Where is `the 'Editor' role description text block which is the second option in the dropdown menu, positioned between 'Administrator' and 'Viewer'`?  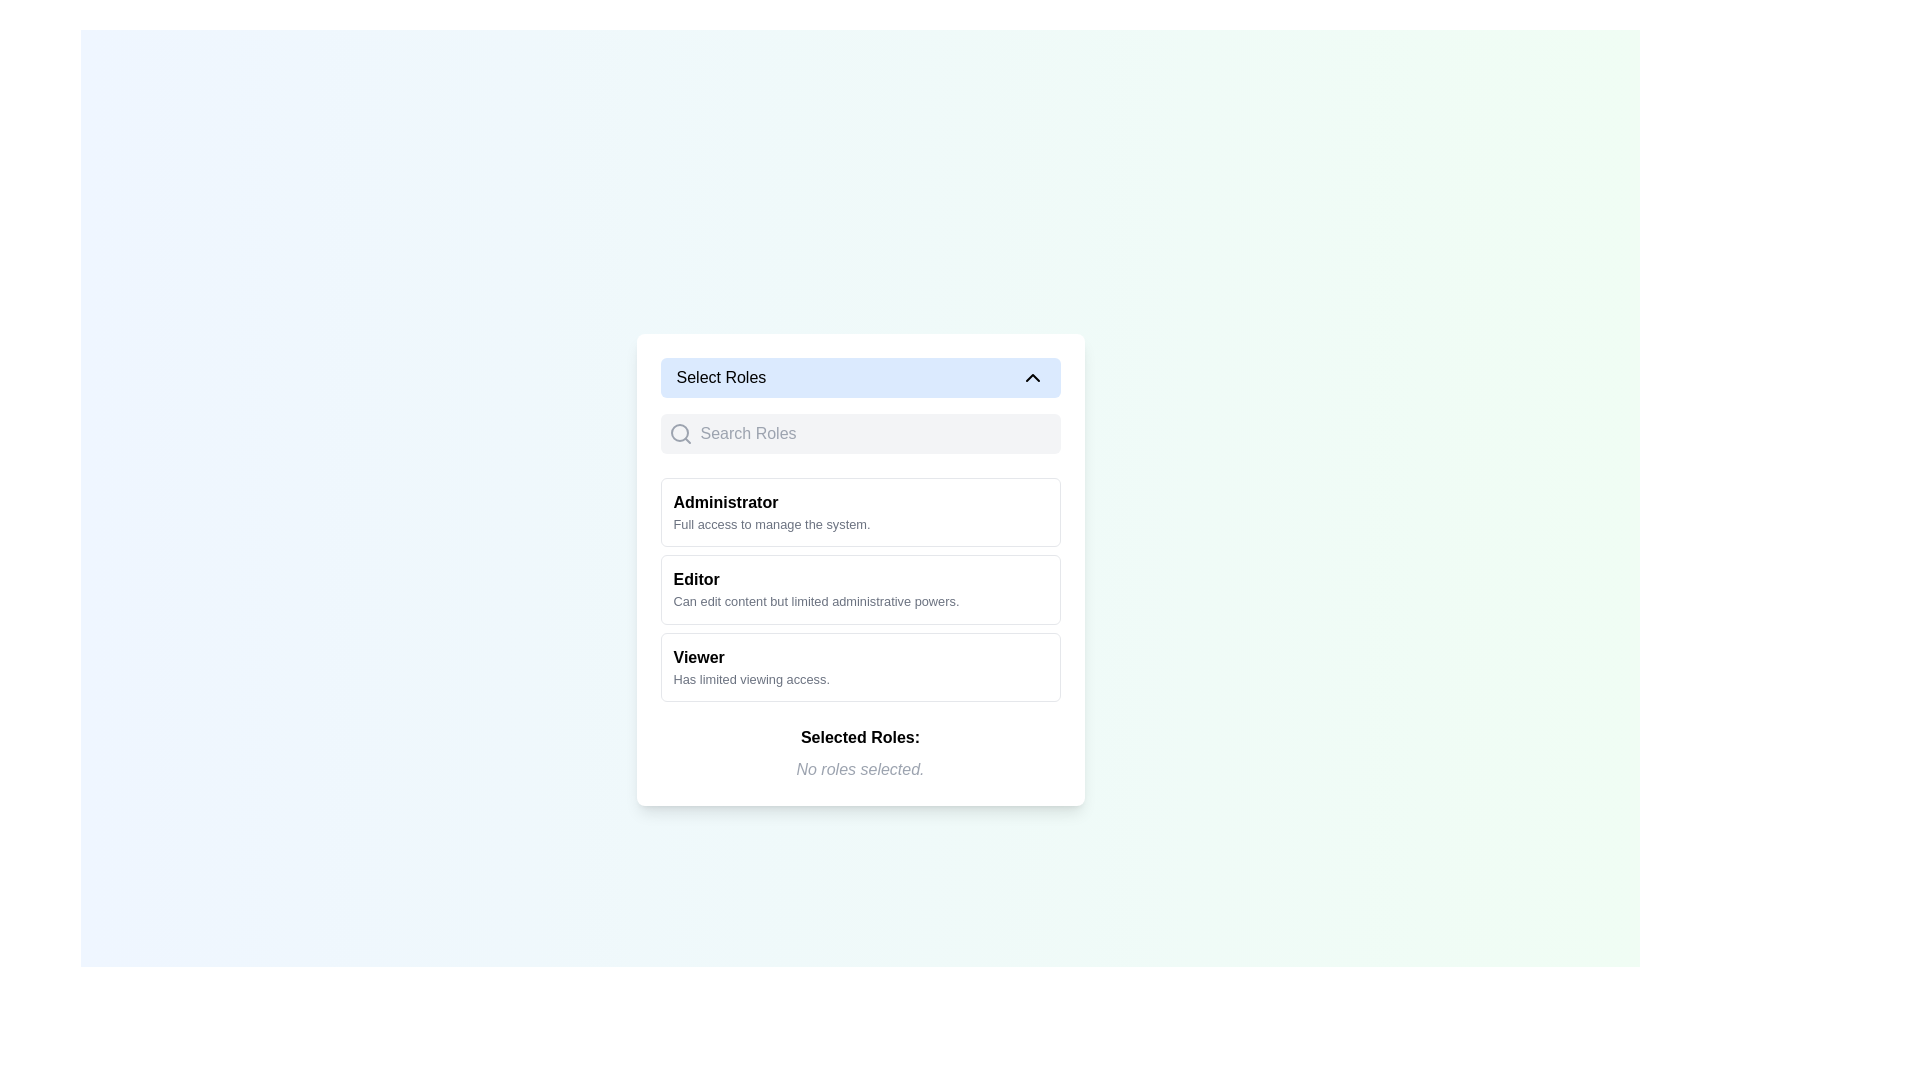 the 'Editor' role description text block which is the second option in the dropdown menu, positioned between 'Administrator' and 'Viewer' is located at coordinates (860, 589).